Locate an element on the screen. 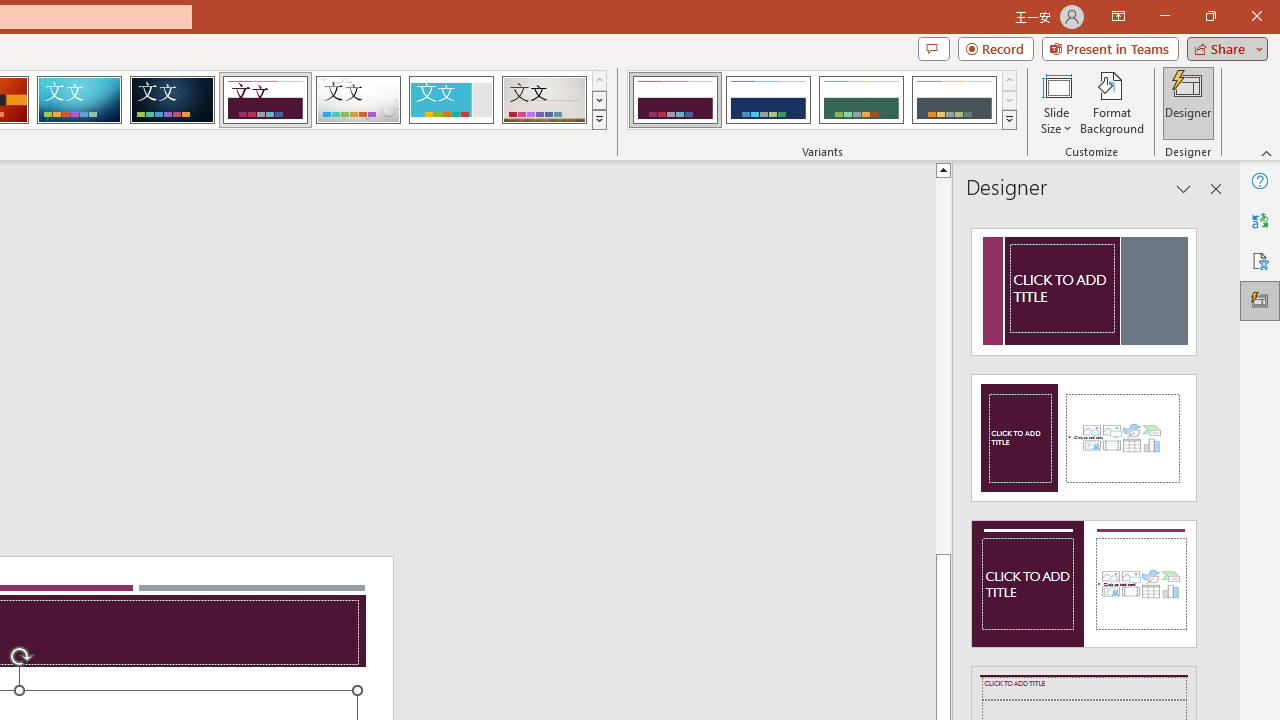 The image size is (1280, 720). 'Circuit' is located at coordinates (79, 100).